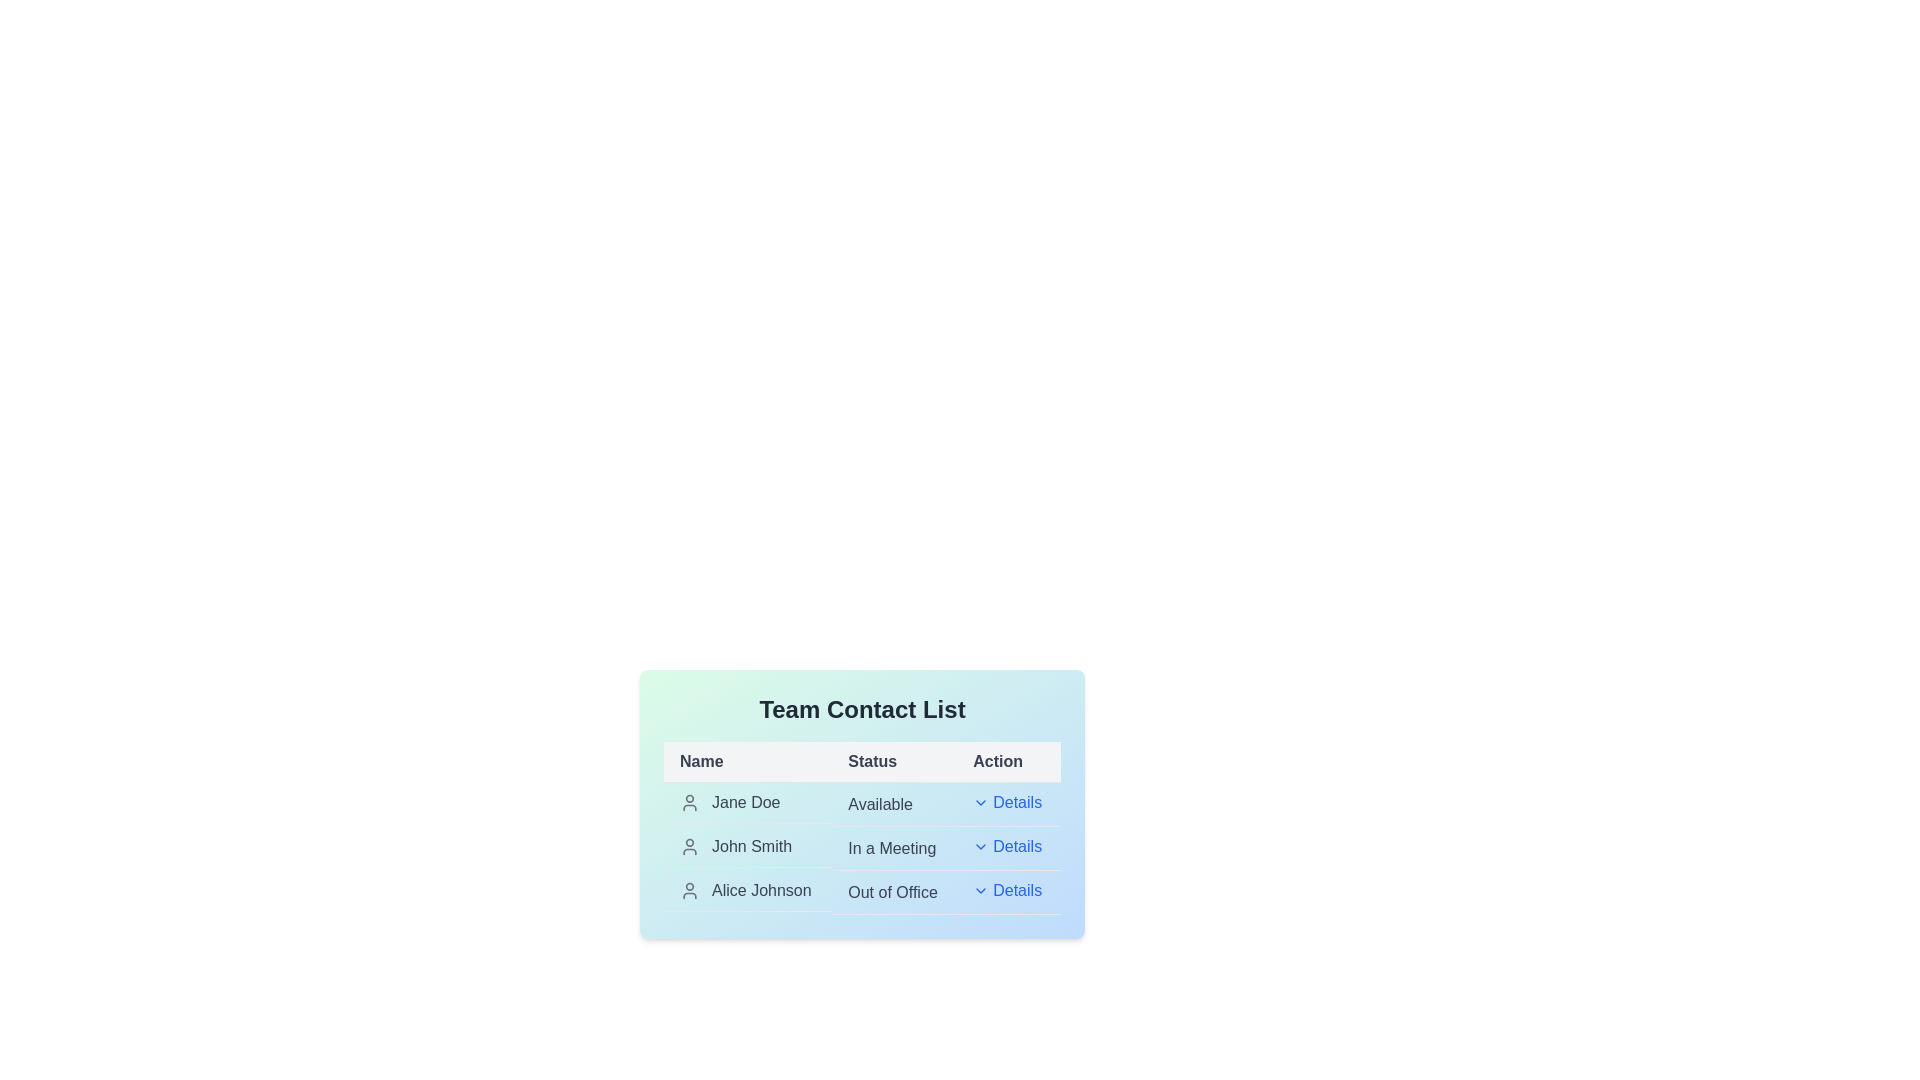  Describe the element at coordinates (747, 890) in the screenshot. I see `the contact name corresponding to Alice Johnson` at that location.